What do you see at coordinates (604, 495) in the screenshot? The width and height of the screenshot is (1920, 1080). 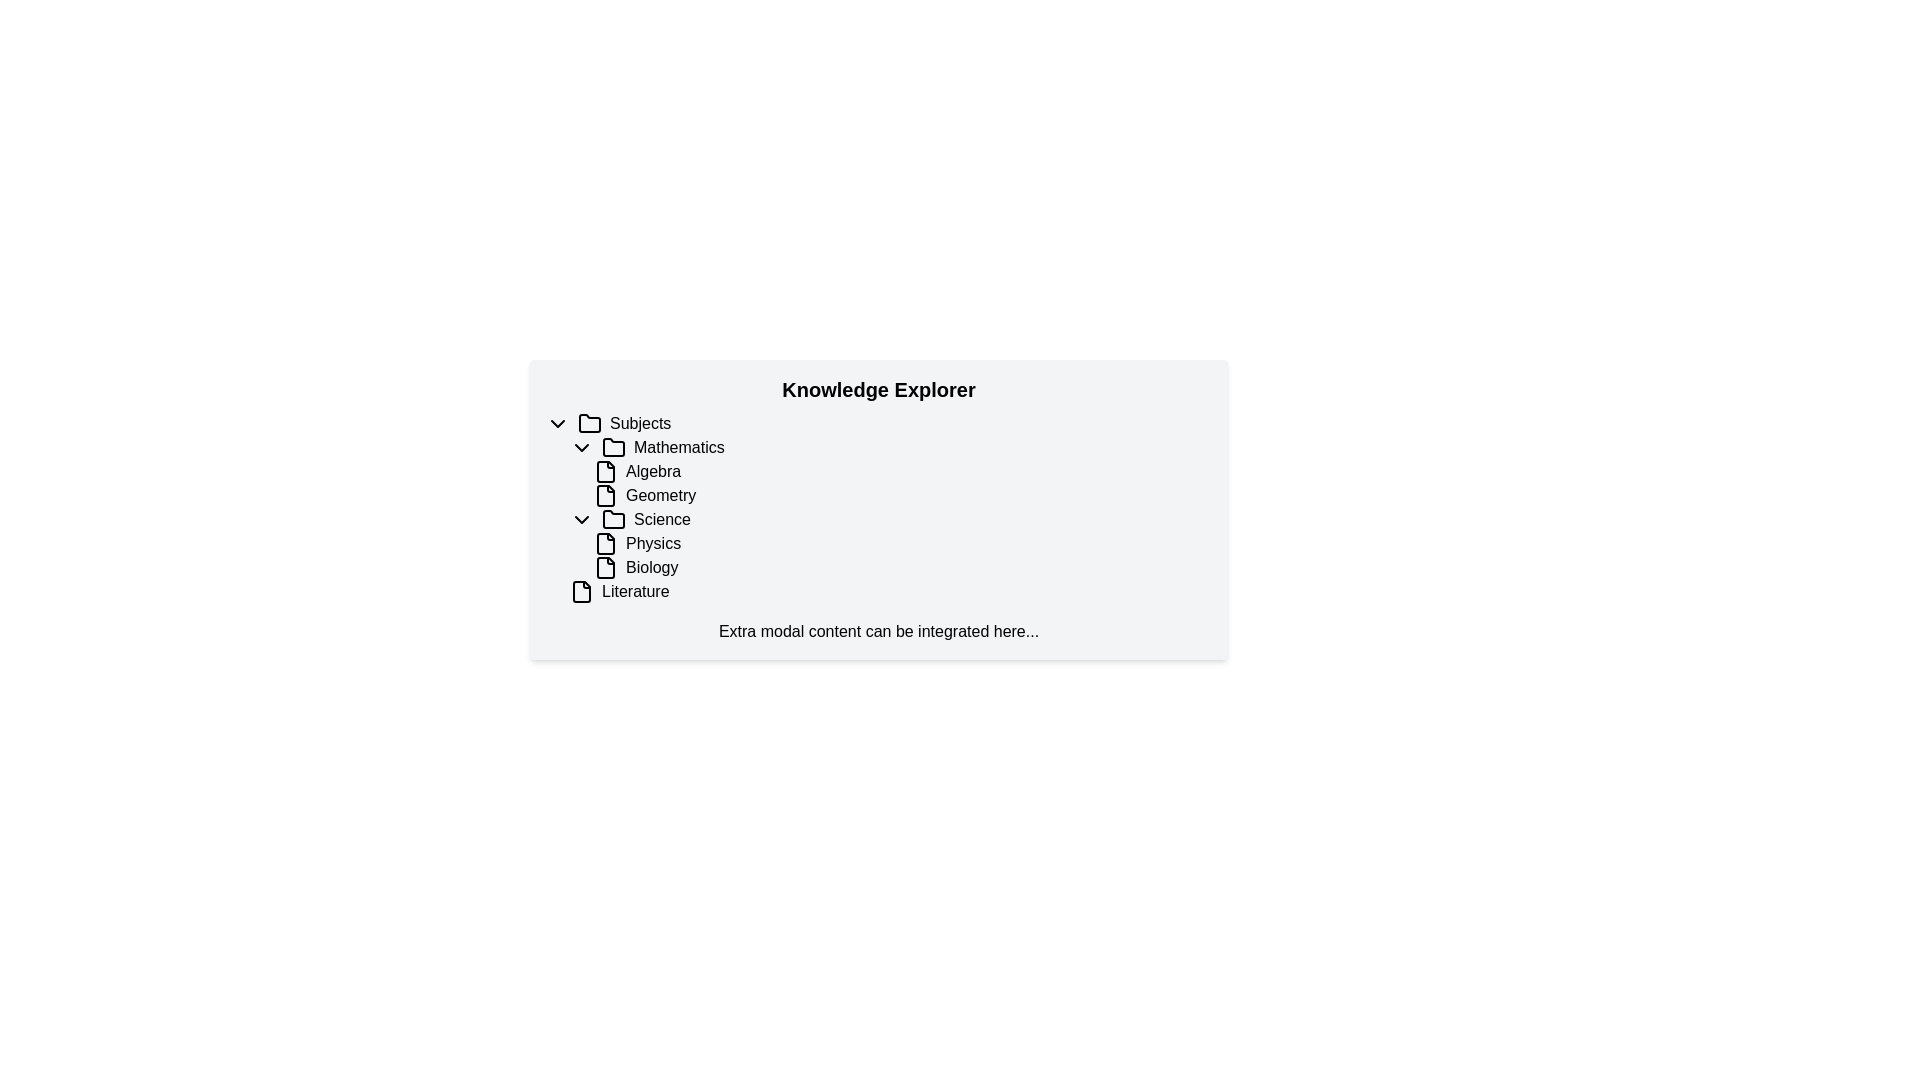 I see `the 'Geometry' icon located in the 'Mathematics' category of the 'Knowledge Explorer' interface to interact with it` at bounding box center [604, 495].